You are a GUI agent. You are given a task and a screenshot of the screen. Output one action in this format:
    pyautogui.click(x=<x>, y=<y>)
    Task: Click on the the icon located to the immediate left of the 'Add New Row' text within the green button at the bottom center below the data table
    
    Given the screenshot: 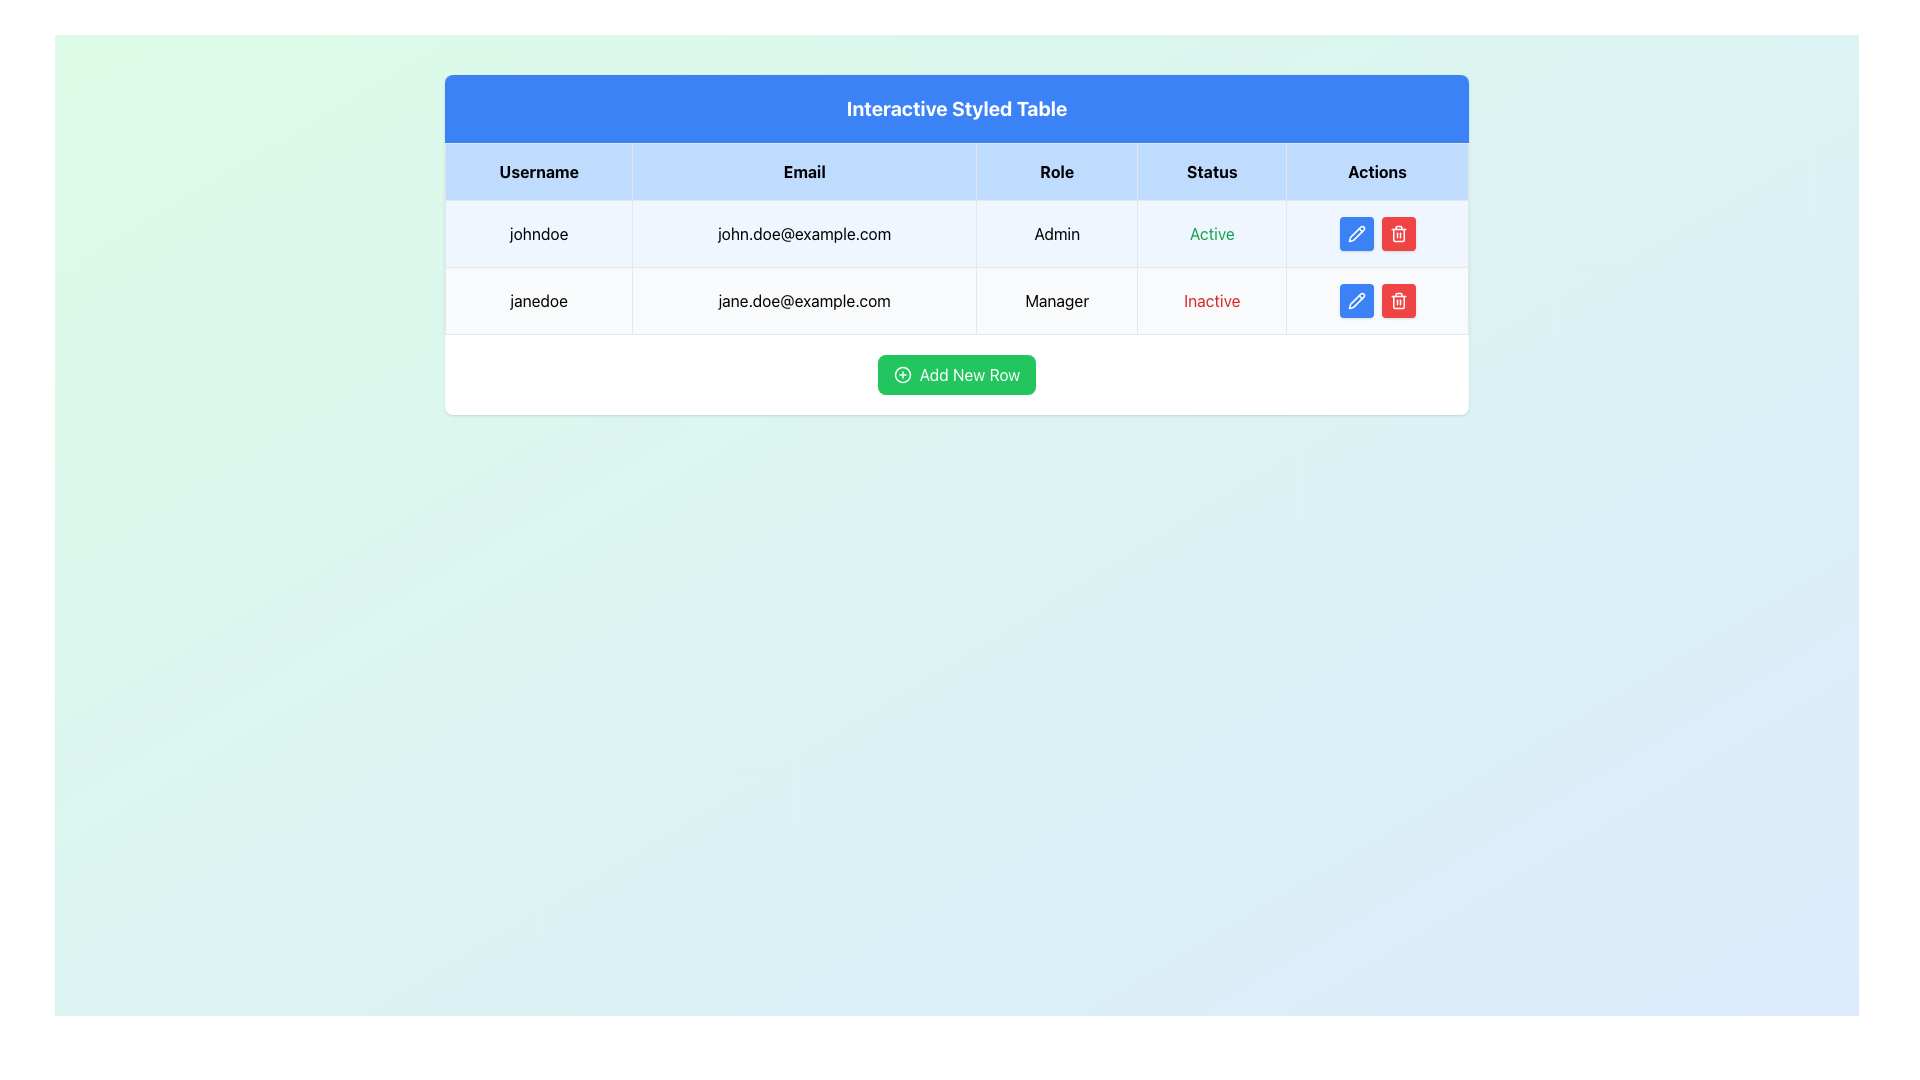 What is the action you would take?
    pyautogui.click(x=901, y=374)
    